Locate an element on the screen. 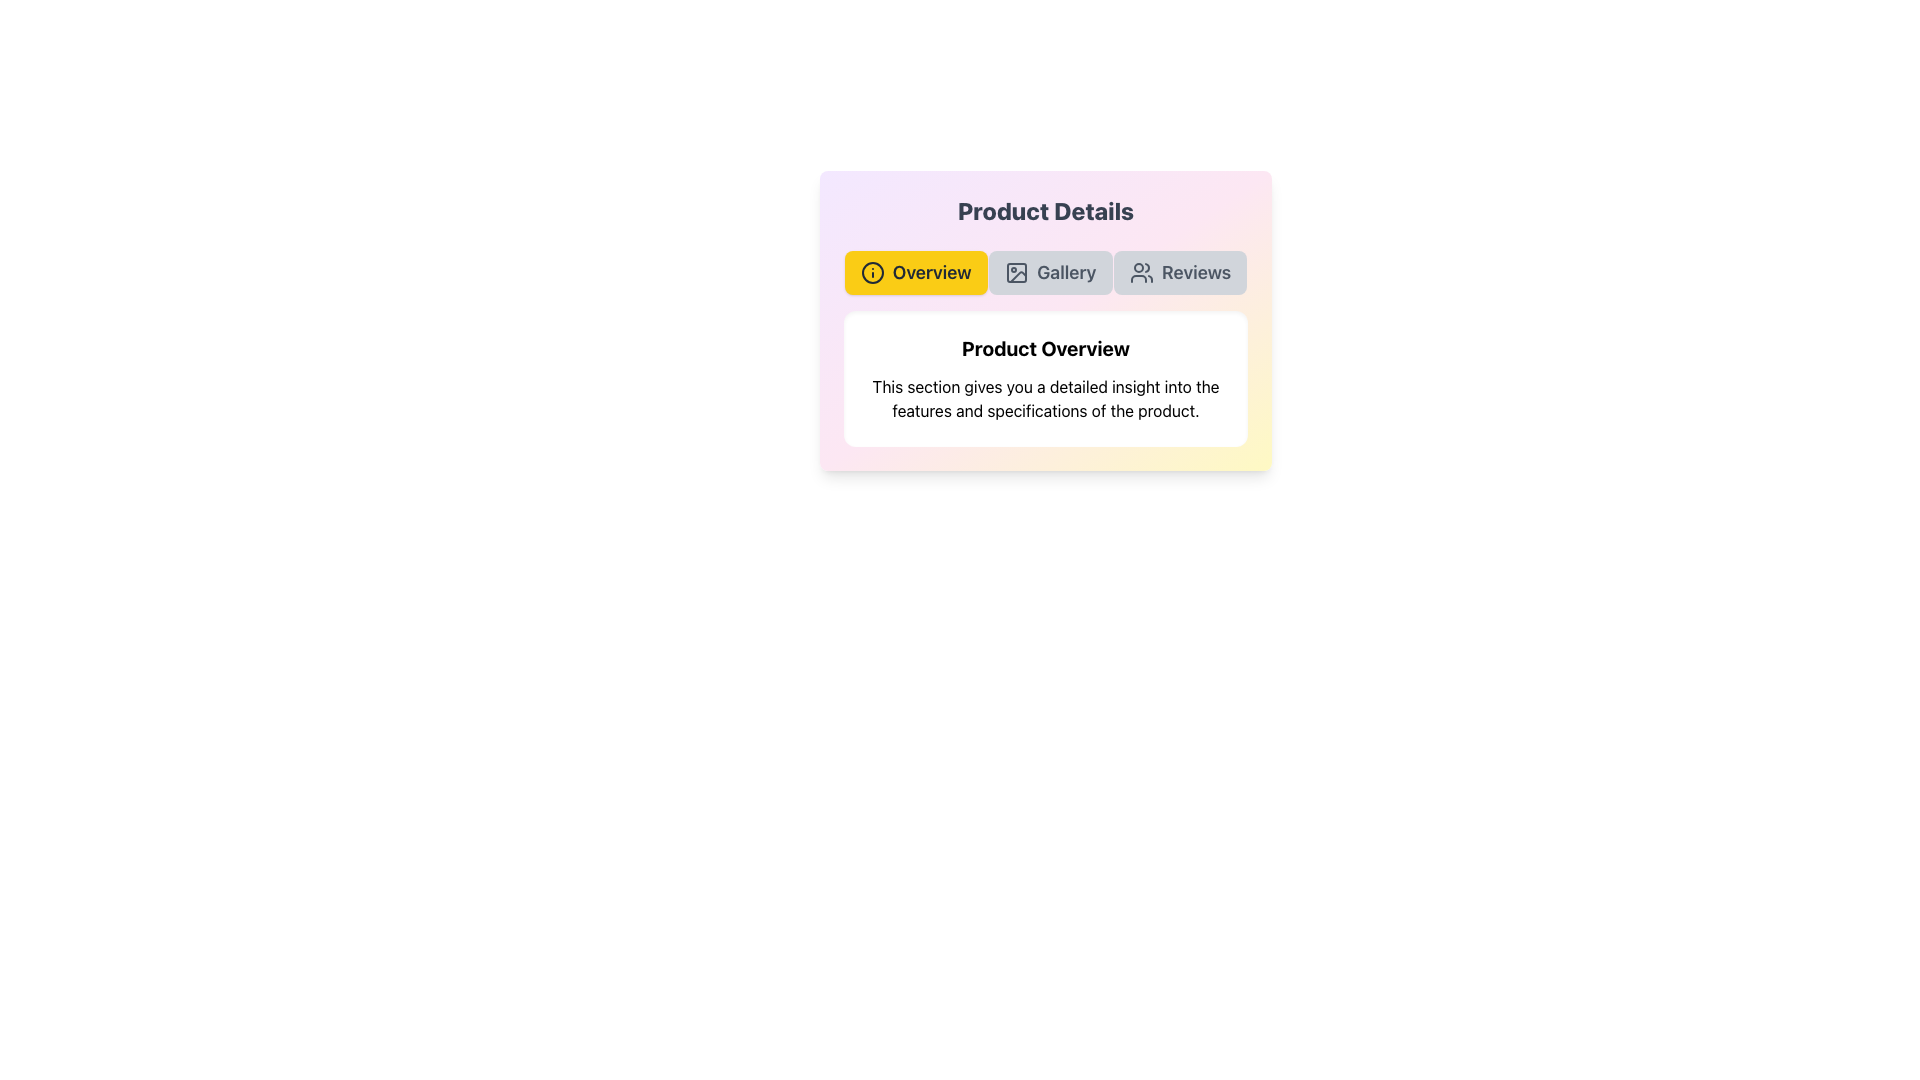 This screenshot has width=1920, height=1080. the third button in the horizontal group is located at coordinates (1180, 273).